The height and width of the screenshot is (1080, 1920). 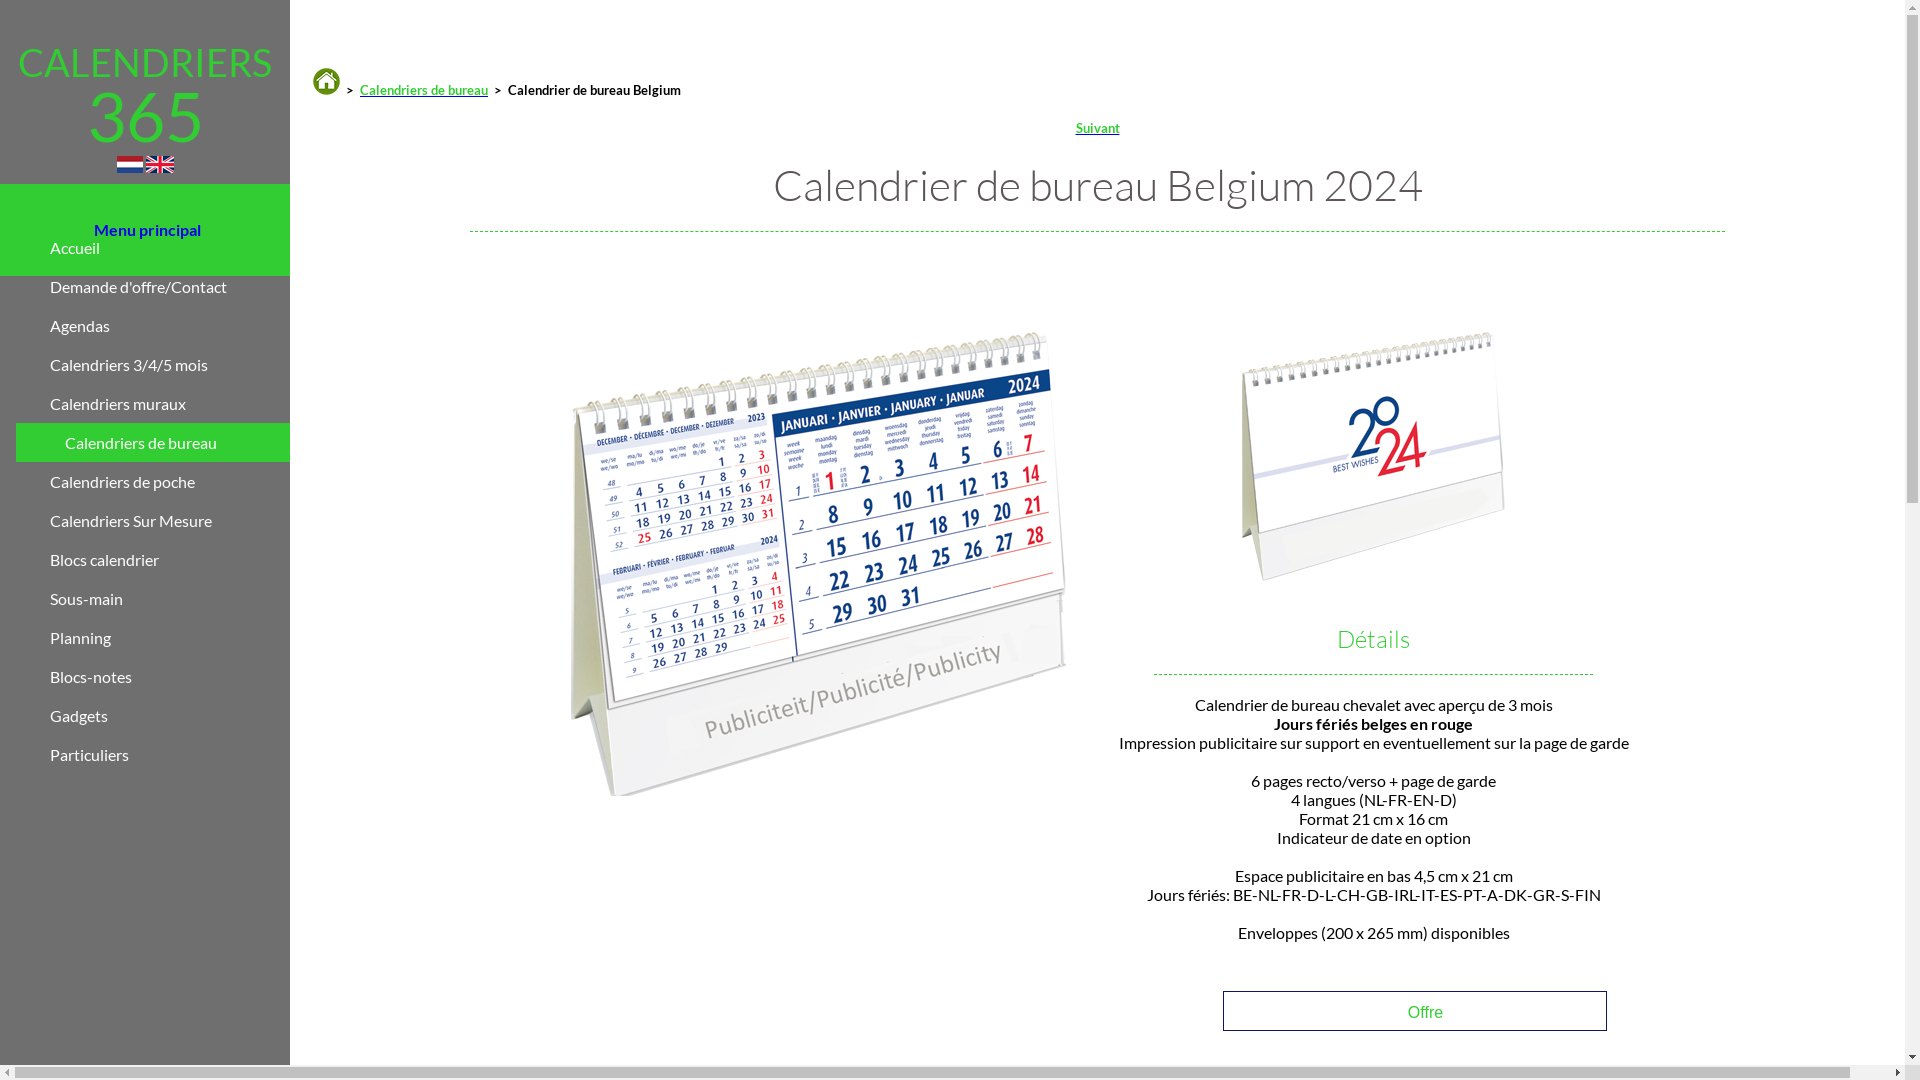 What do you see at coordinates (15, 519) in the screenshot?
I see `'Calendriers Sur Mesure'` at bounding box center [15, 519].